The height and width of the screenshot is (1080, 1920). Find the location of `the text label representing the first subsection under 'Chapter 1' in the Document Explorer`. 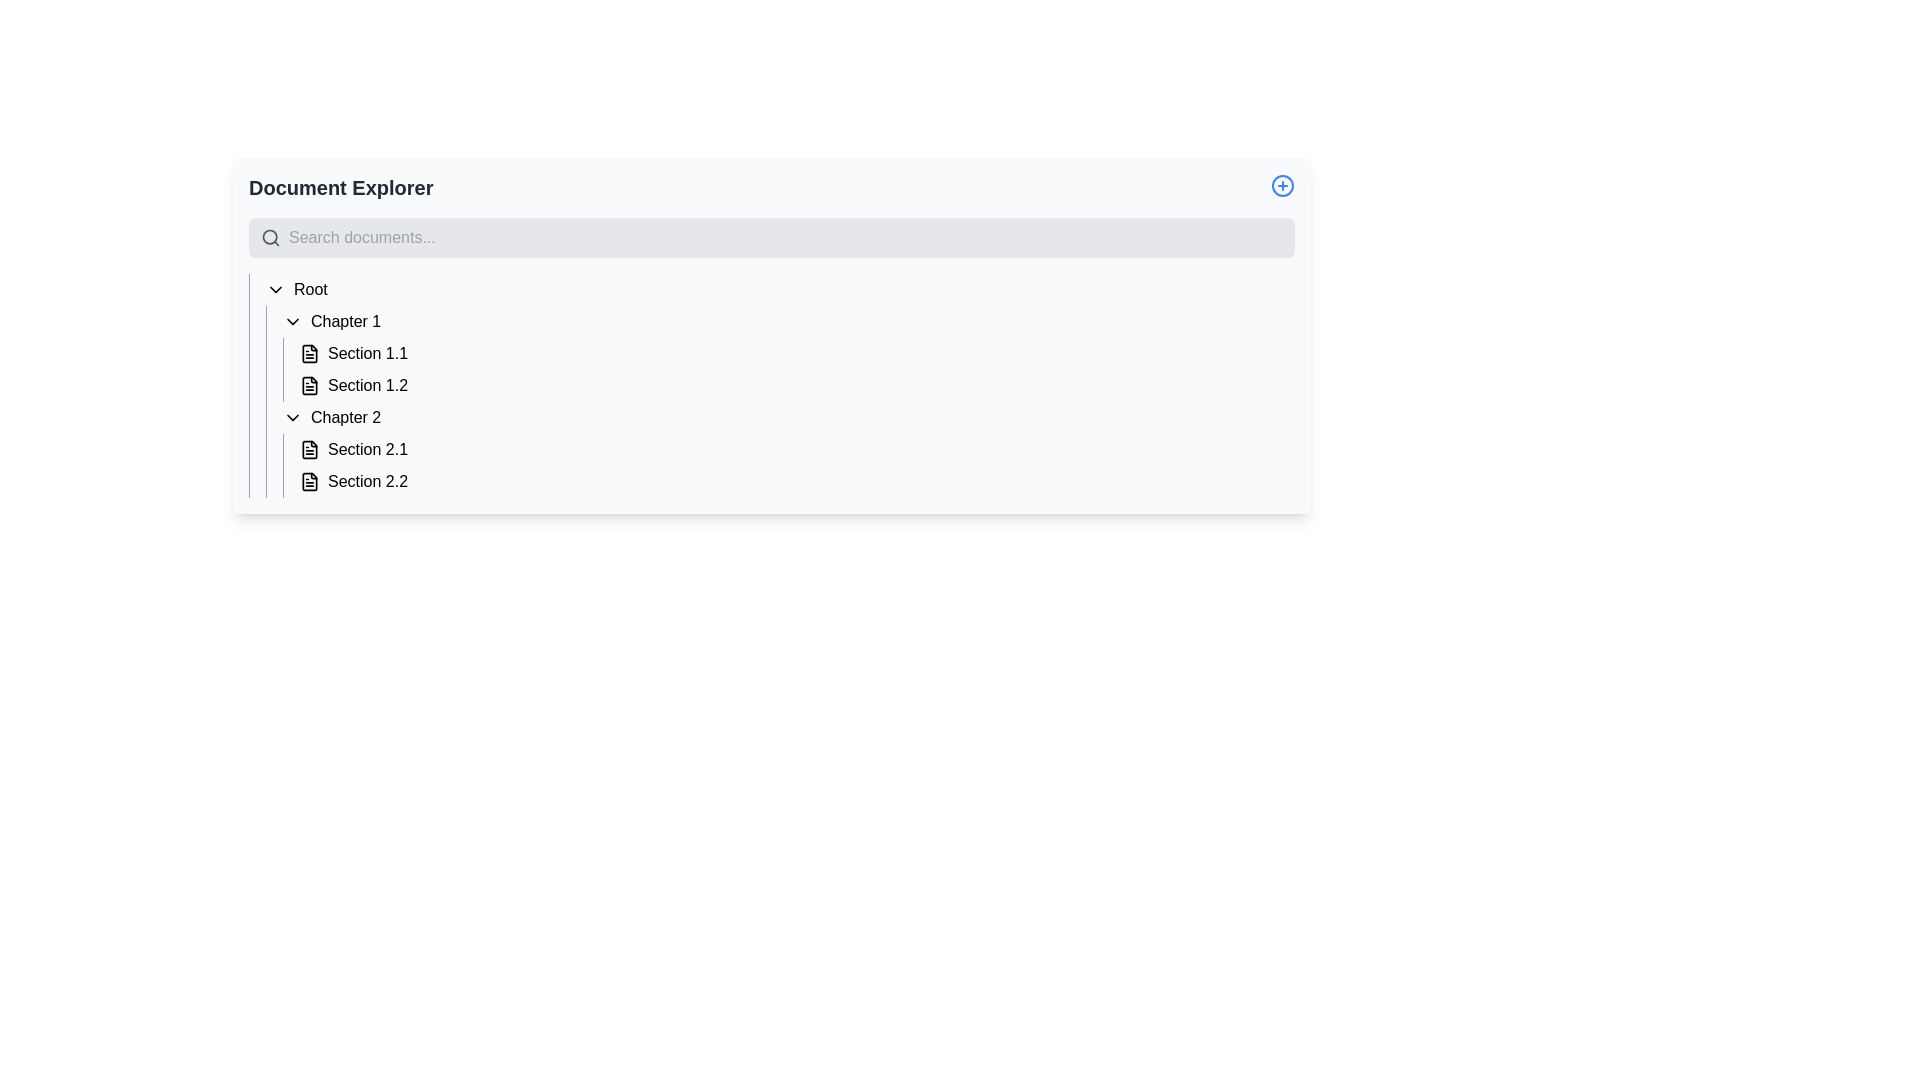

the text label representing the first subsection under 'Chapter 1' in the Document Explorer is located at coordinates (368, 353).